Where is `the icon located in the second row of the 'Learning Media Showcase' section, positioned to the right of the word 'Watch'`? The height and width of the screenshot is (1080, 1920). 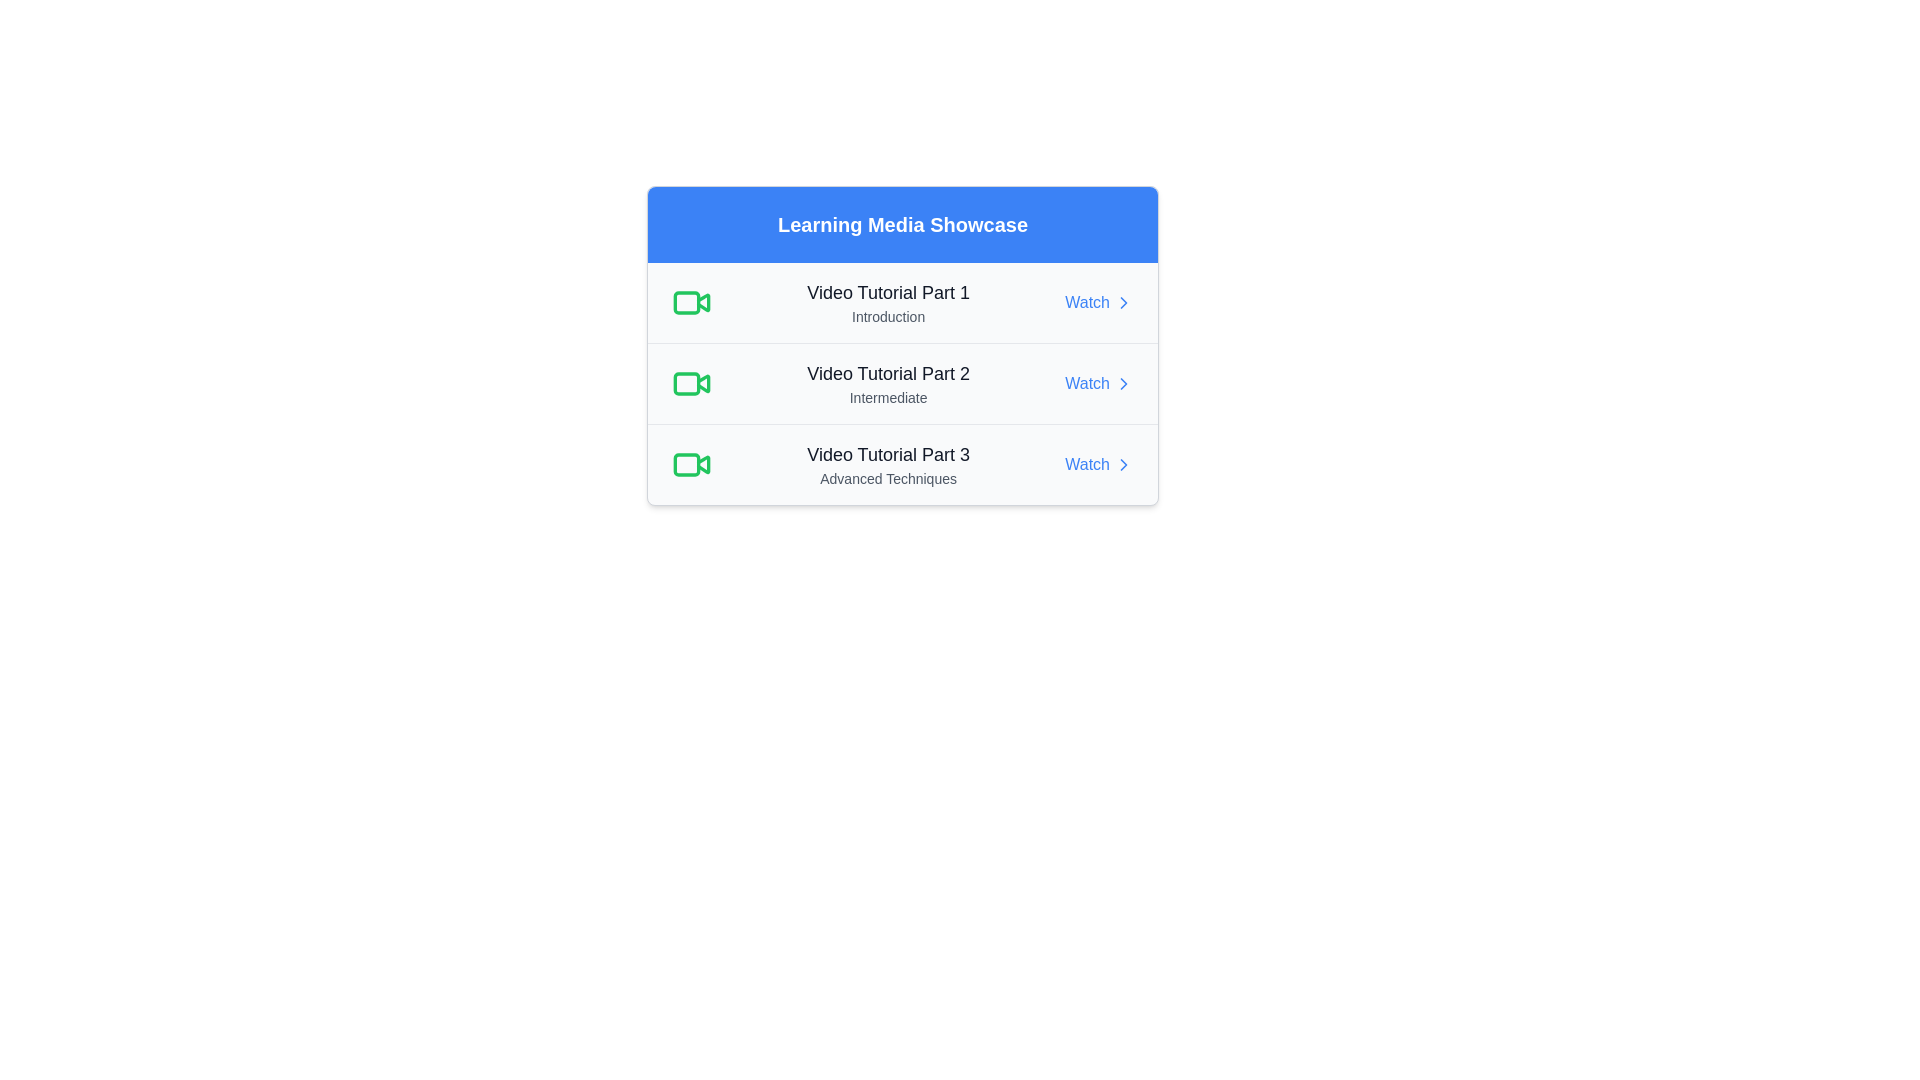
the icon located in the second row of the 'Learning Media Showcase' section, positioned to the right of the word 'Watch' is located at coordinates (1123, 384).